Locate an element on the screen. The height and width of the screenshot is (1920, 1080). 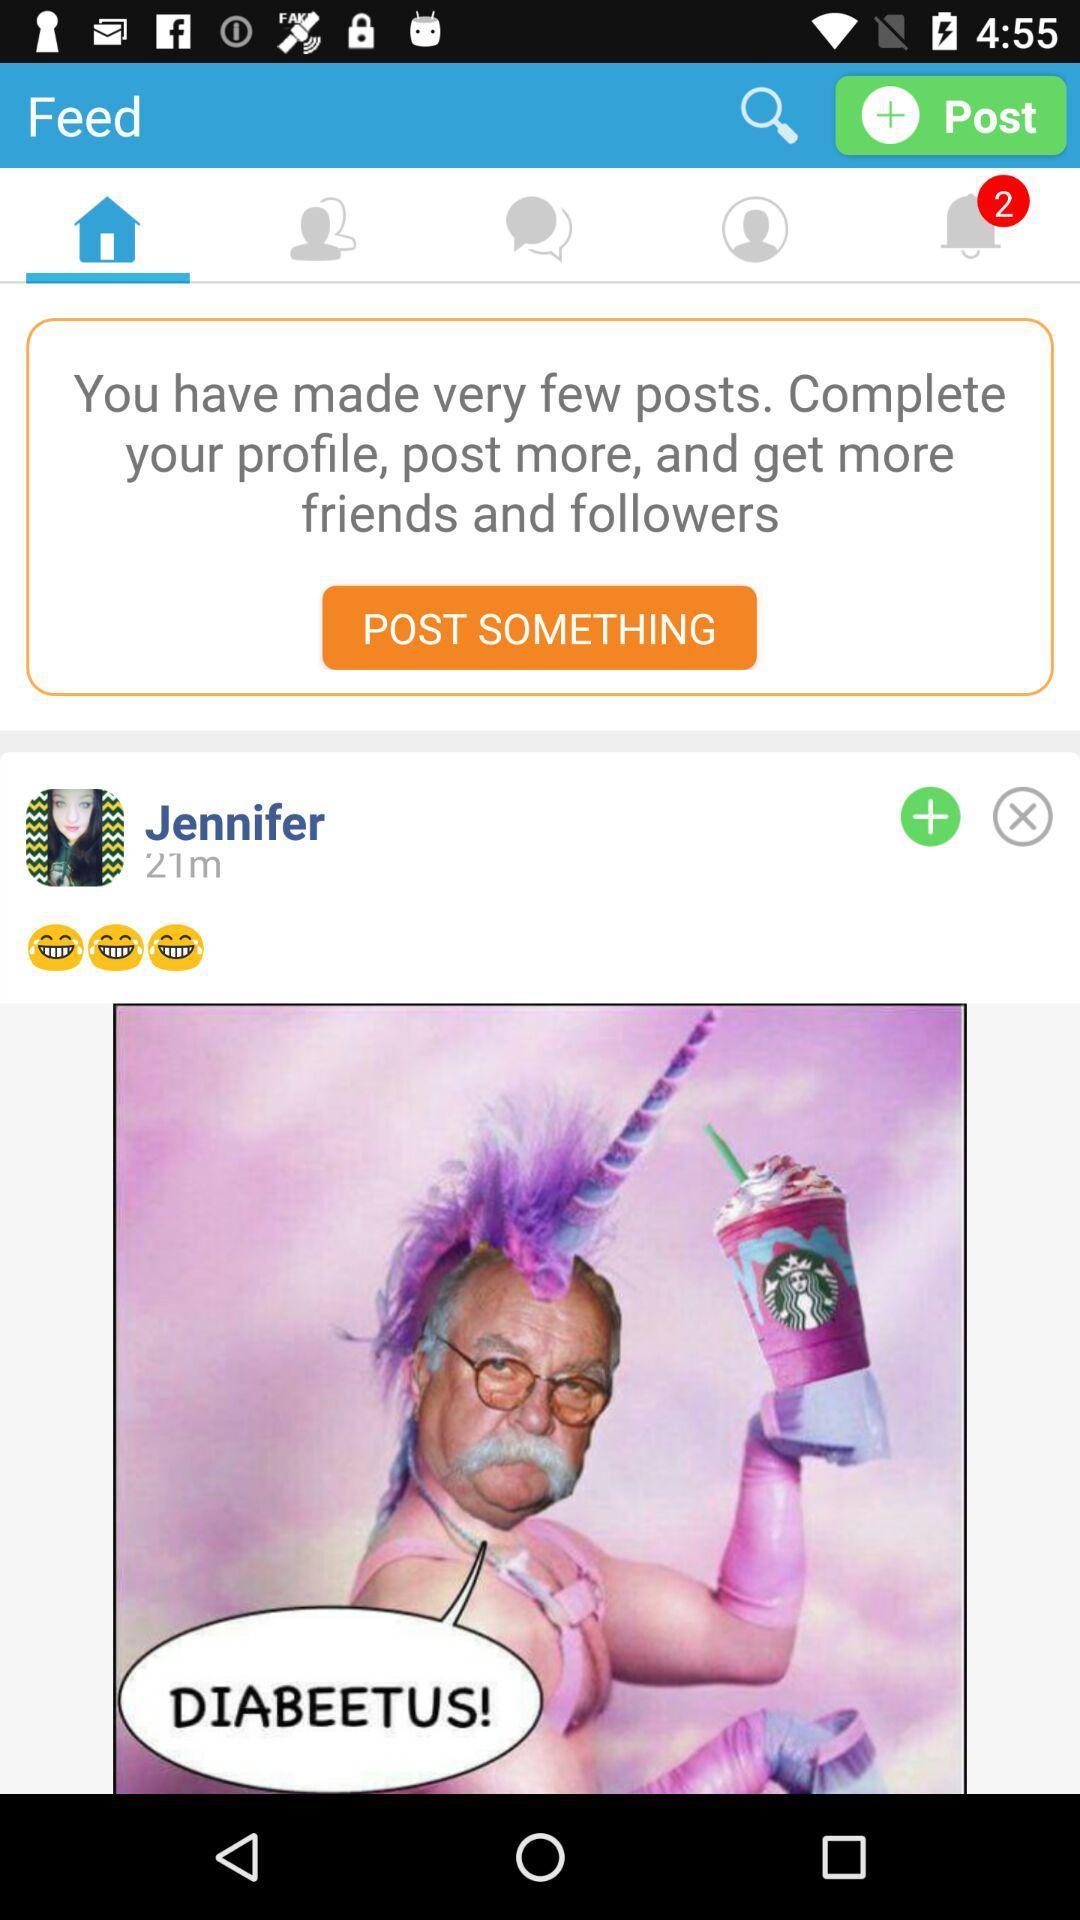
post is located at coordinates (1022, 816).